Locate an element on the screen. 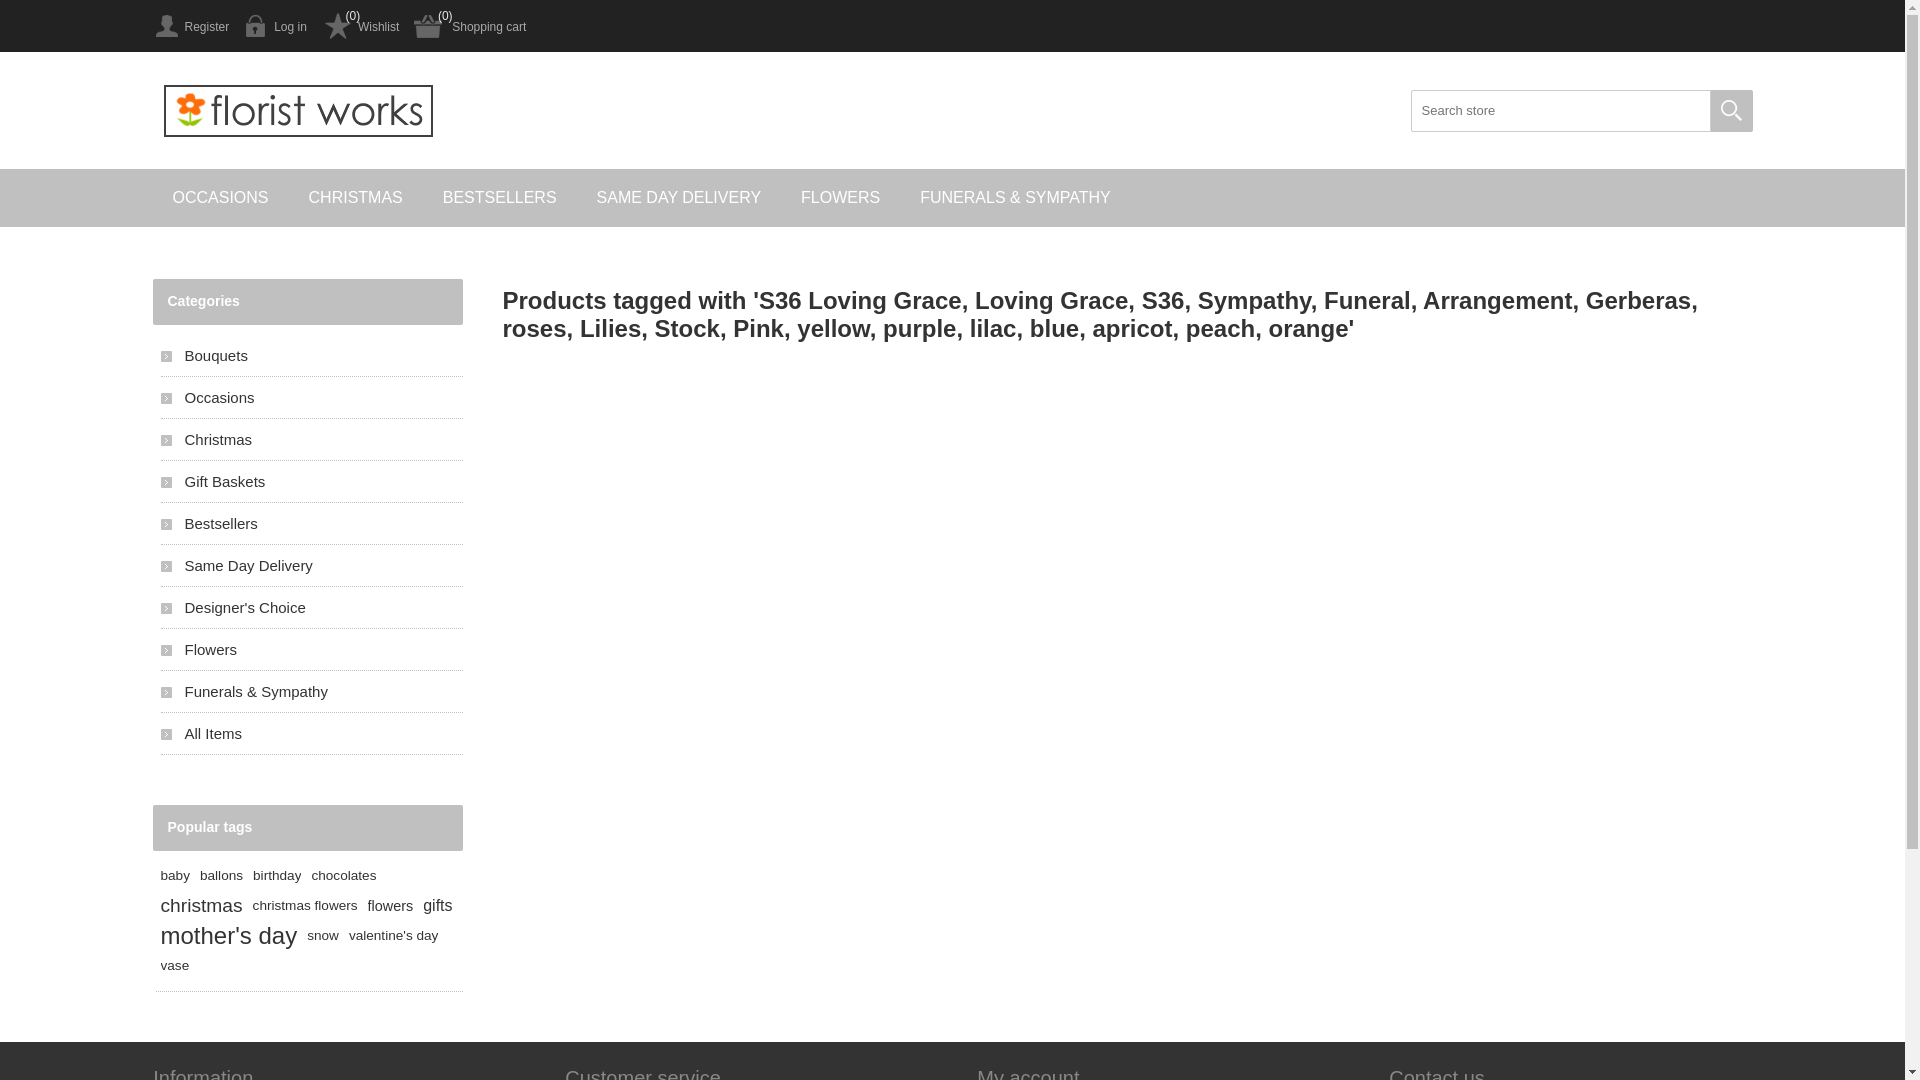 The image size is (1920, 1080). 'chocolates' is located at coordinates (343, 874).